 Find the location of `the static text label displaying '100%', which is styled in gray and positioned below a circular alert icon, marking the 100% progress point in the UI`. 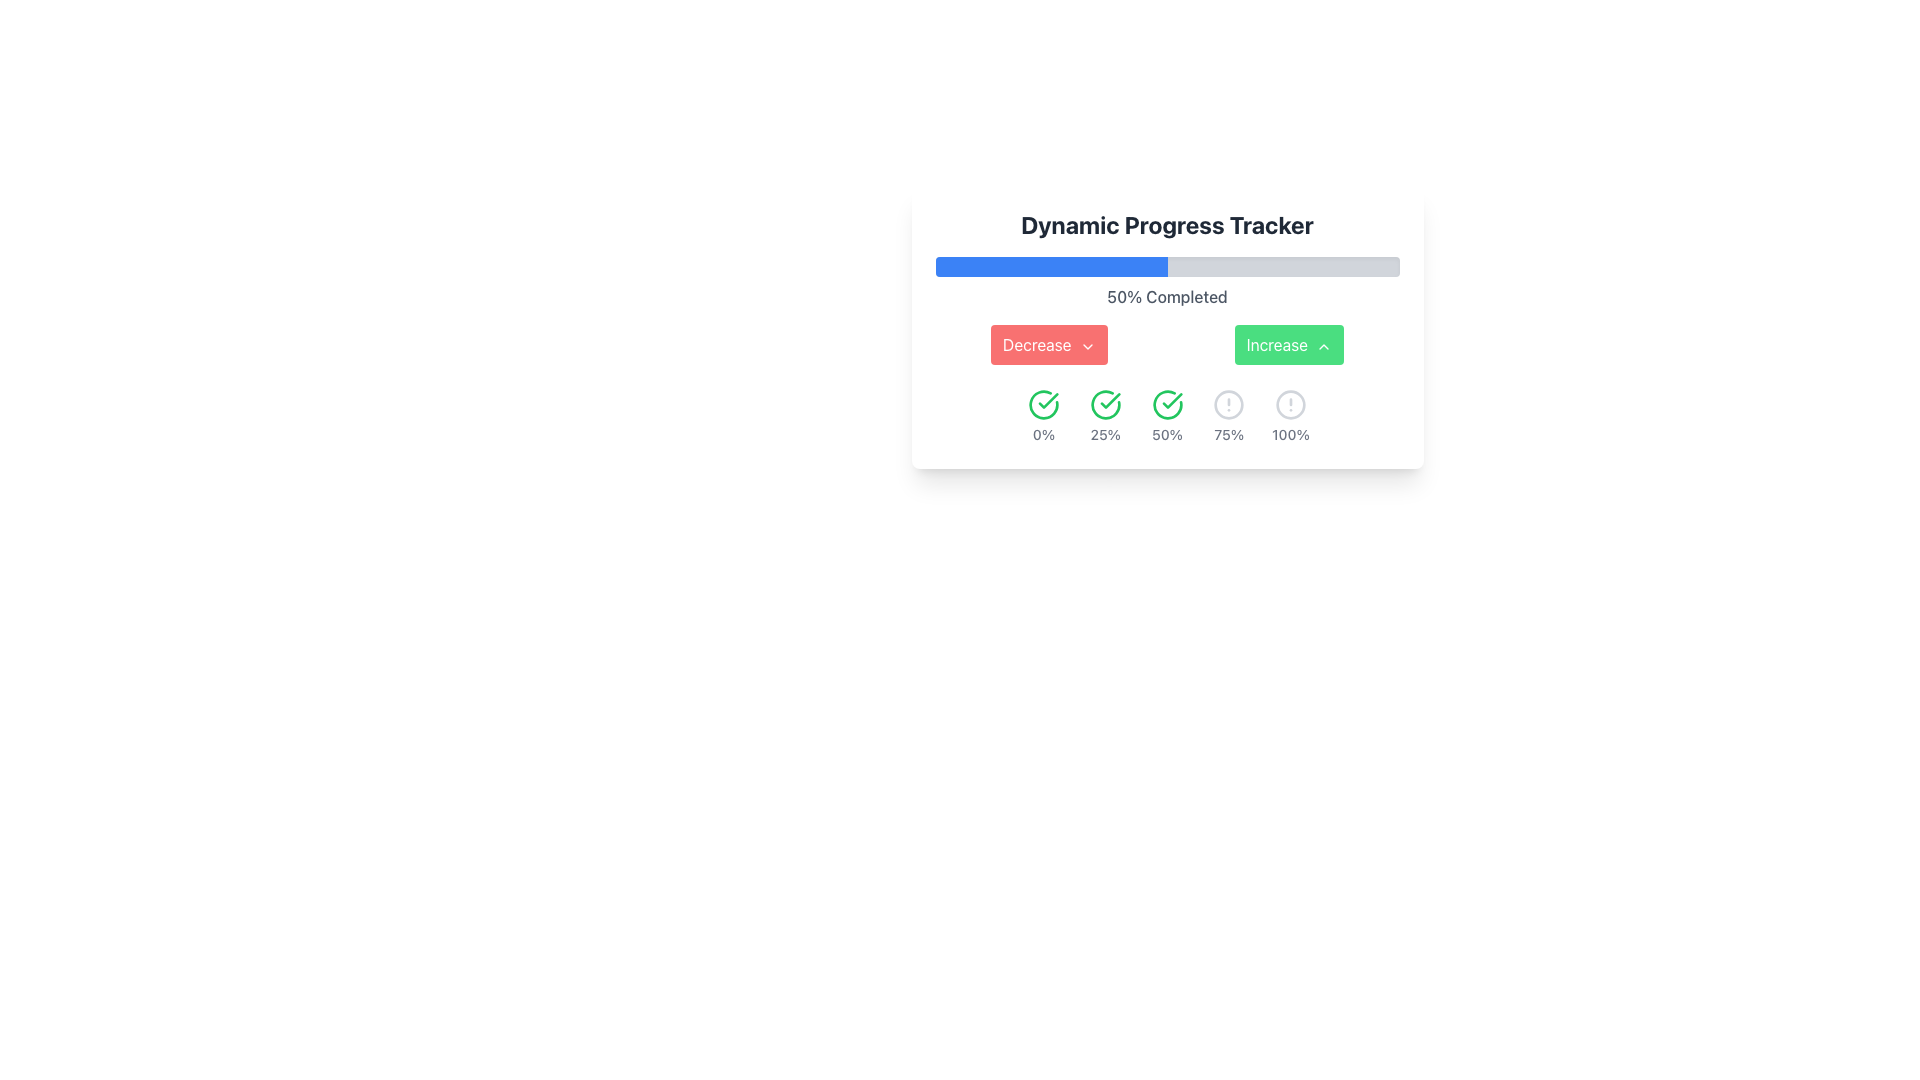

the static text label displaying '100%', which is styled in gray and positioned below a circular alert icon, marking the 100% progress point in the UI is located at coordinates (1291, 434).